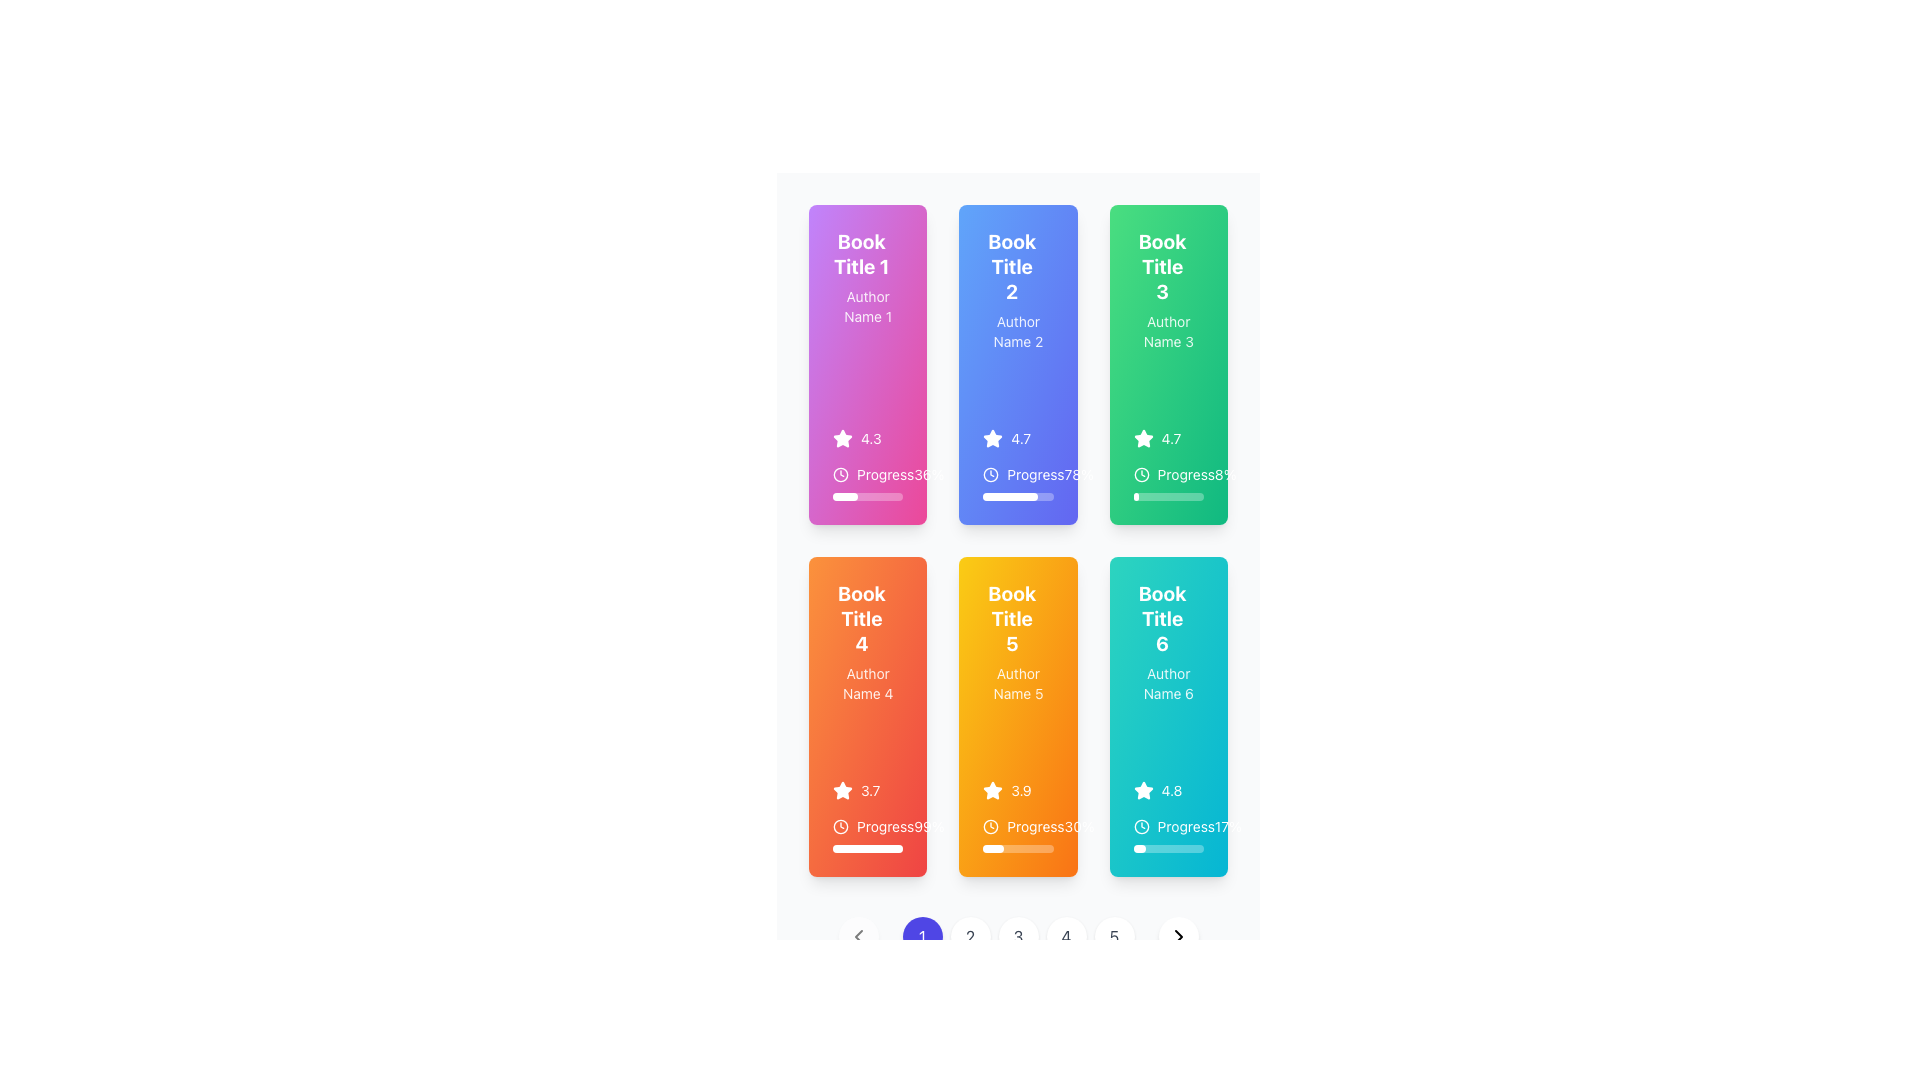 The height and width of the screenshot is (1080, 1920). I want to click on the text display summarizing progress or completion status in the second card titled 'Book Title 2', which has a blue background and is located below the rating star, so click(1018, 474).